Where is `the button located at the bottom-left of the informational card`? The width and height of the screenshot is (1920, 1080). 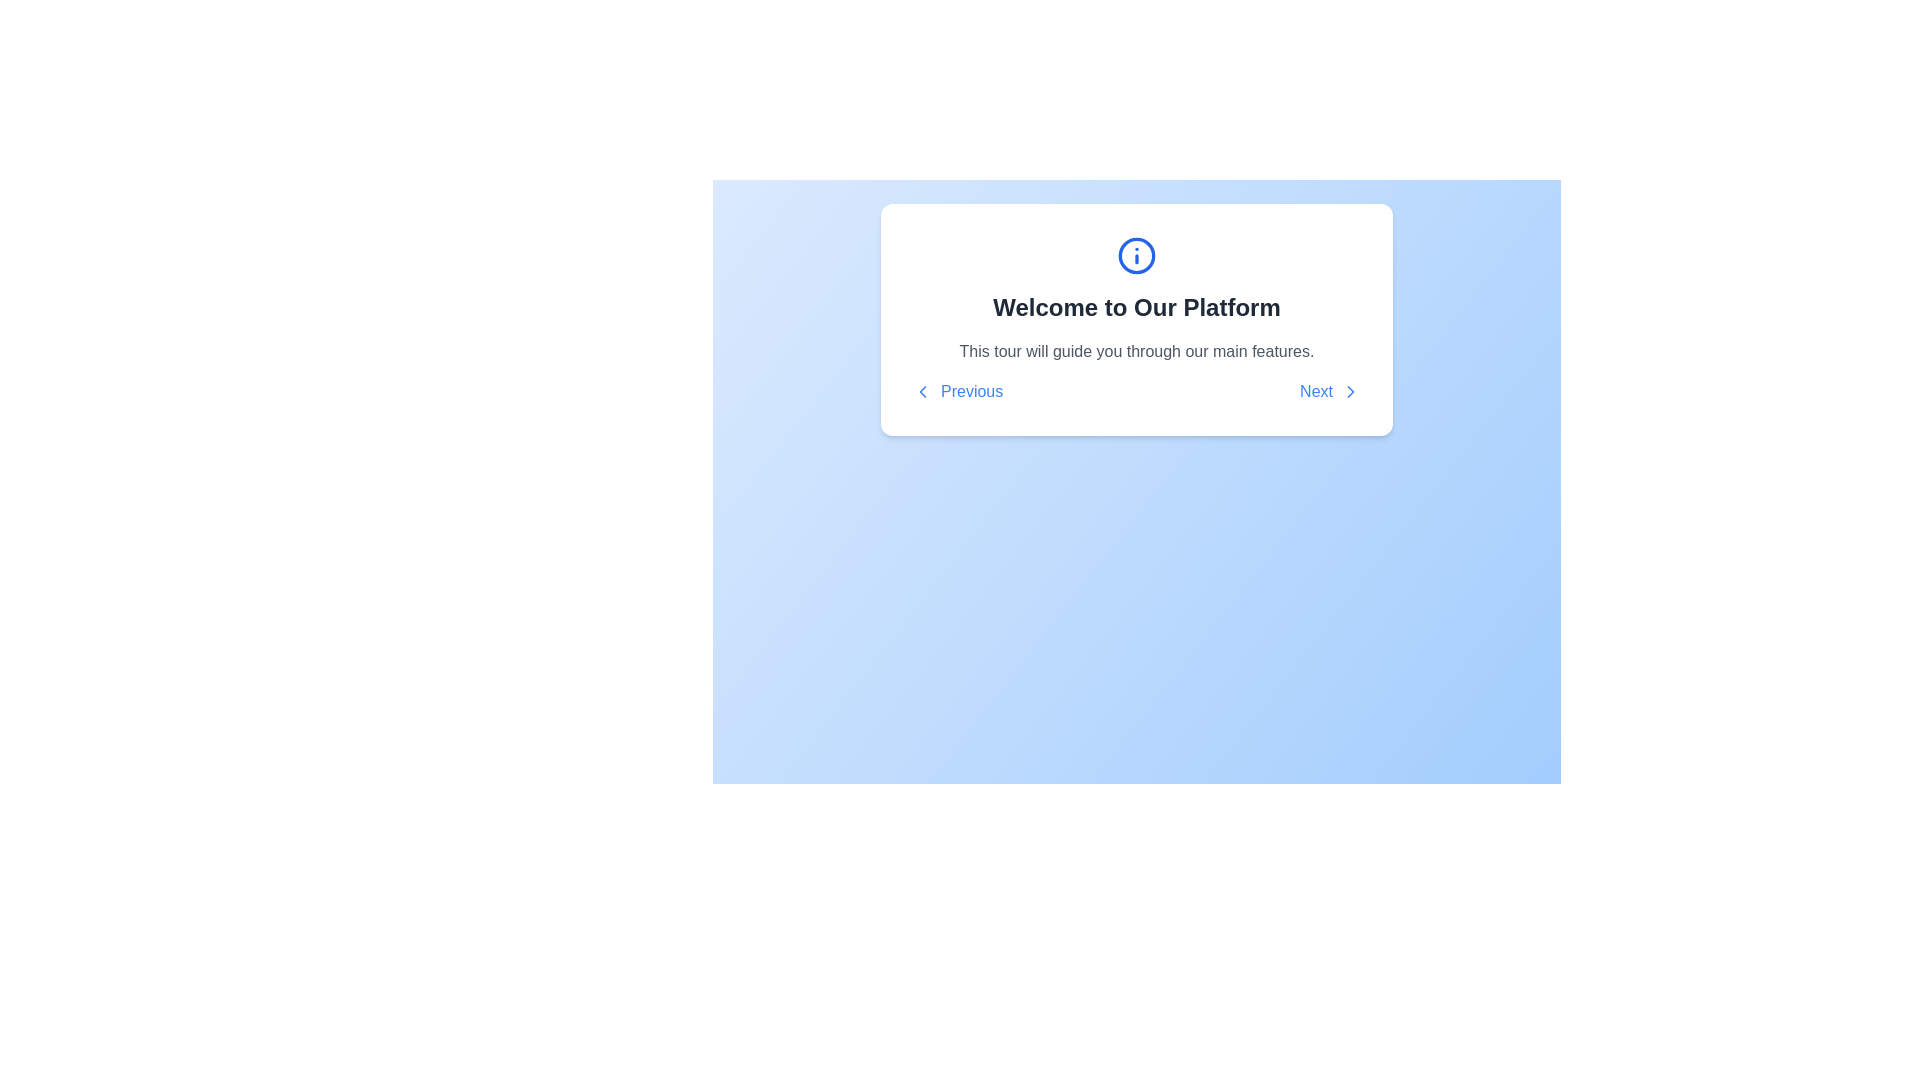 the button located at the bottom-left of the informational card is located at coordinates (957, 392).